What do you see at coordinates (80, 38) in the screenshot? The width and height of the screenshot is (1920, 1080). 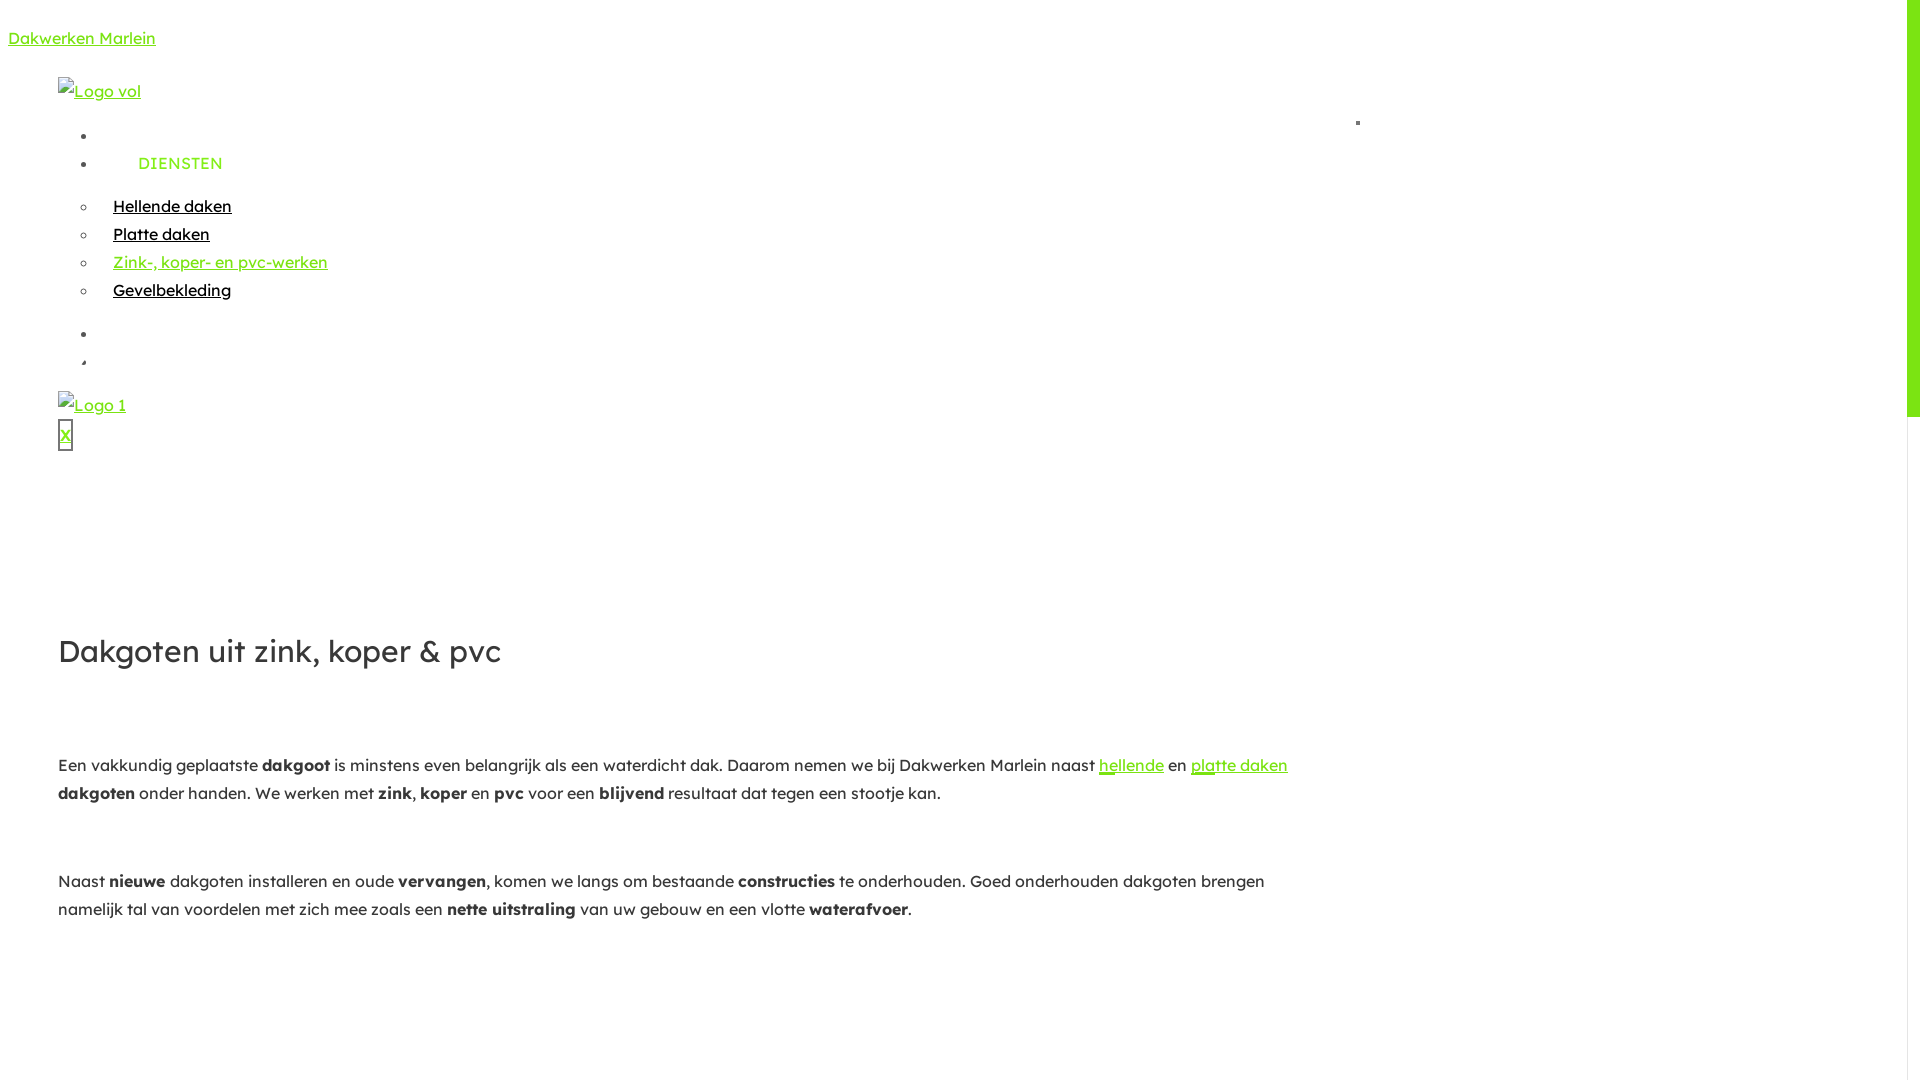 I see `'Dakwerken Marlein'` at bounding box center [80, 38].